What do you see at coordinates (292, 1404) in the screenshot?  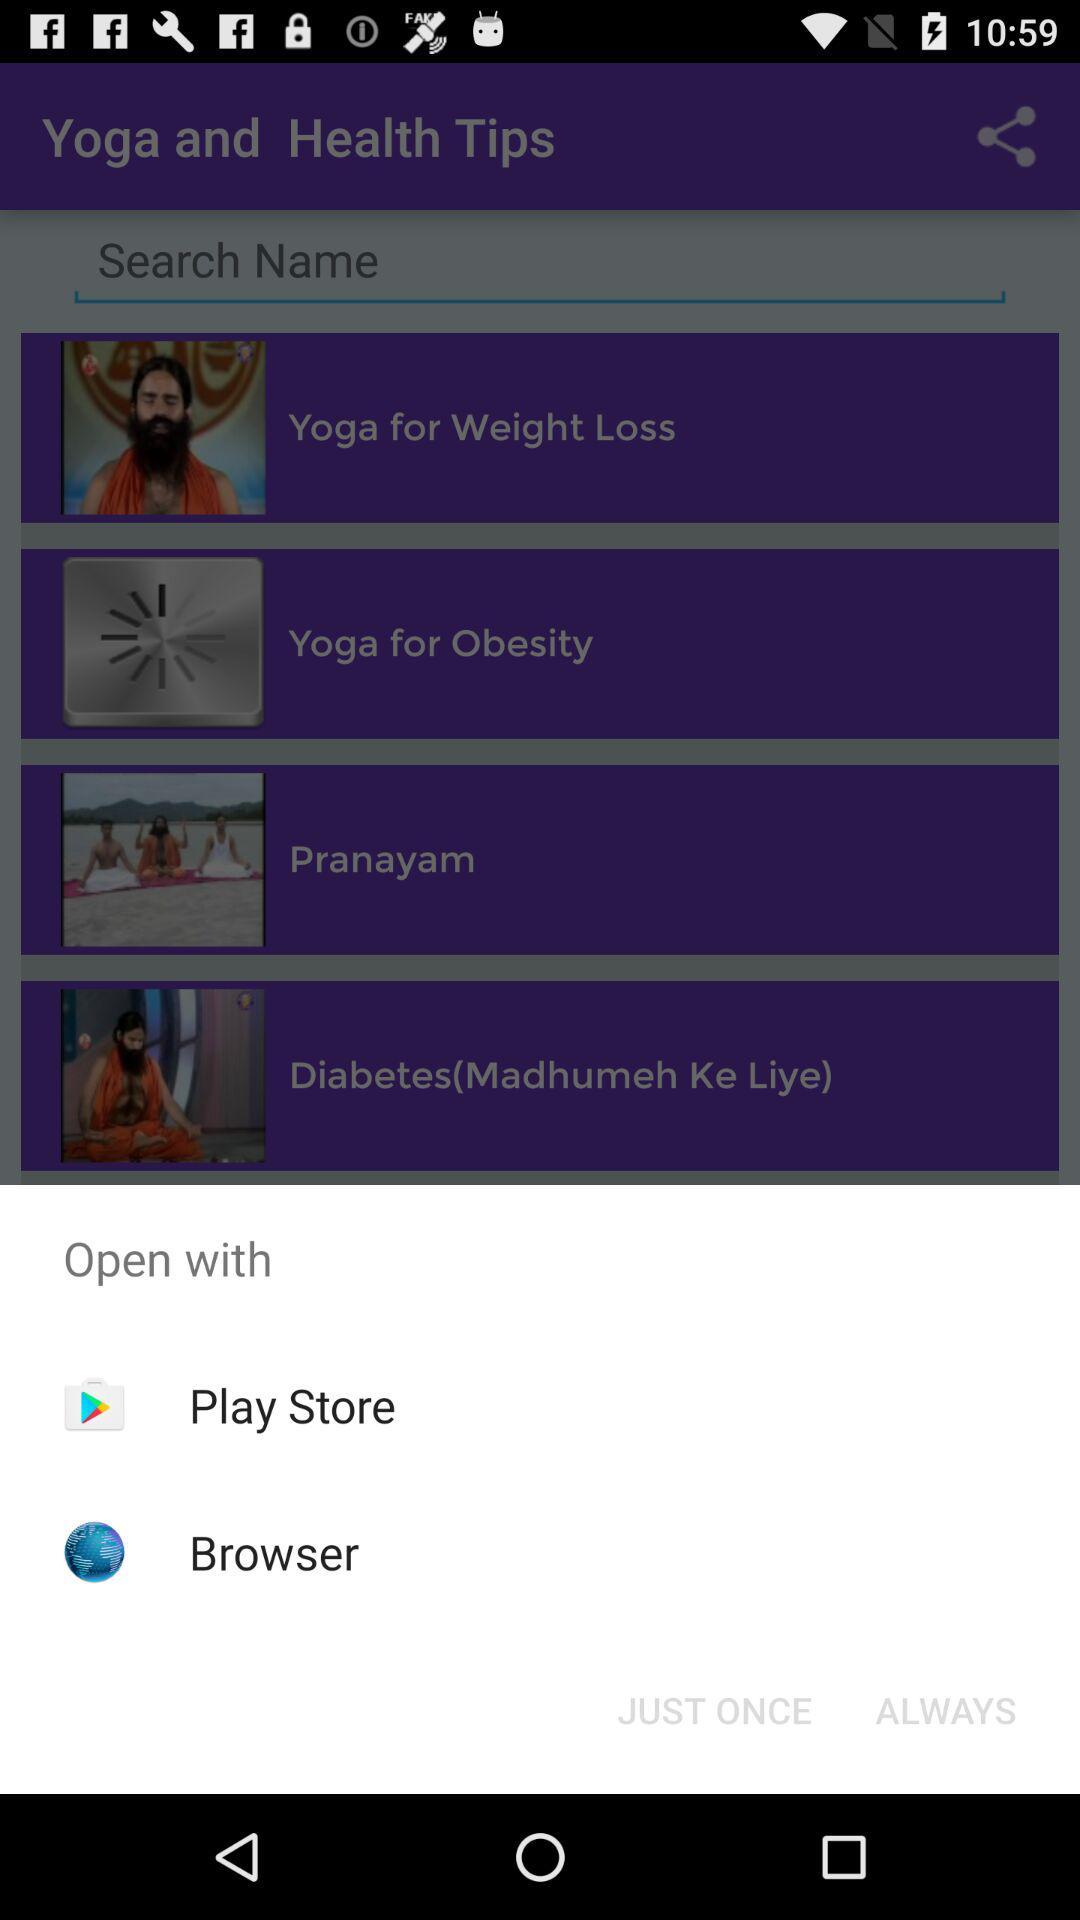 I see `play store app` at bounding box center [292, 1404].